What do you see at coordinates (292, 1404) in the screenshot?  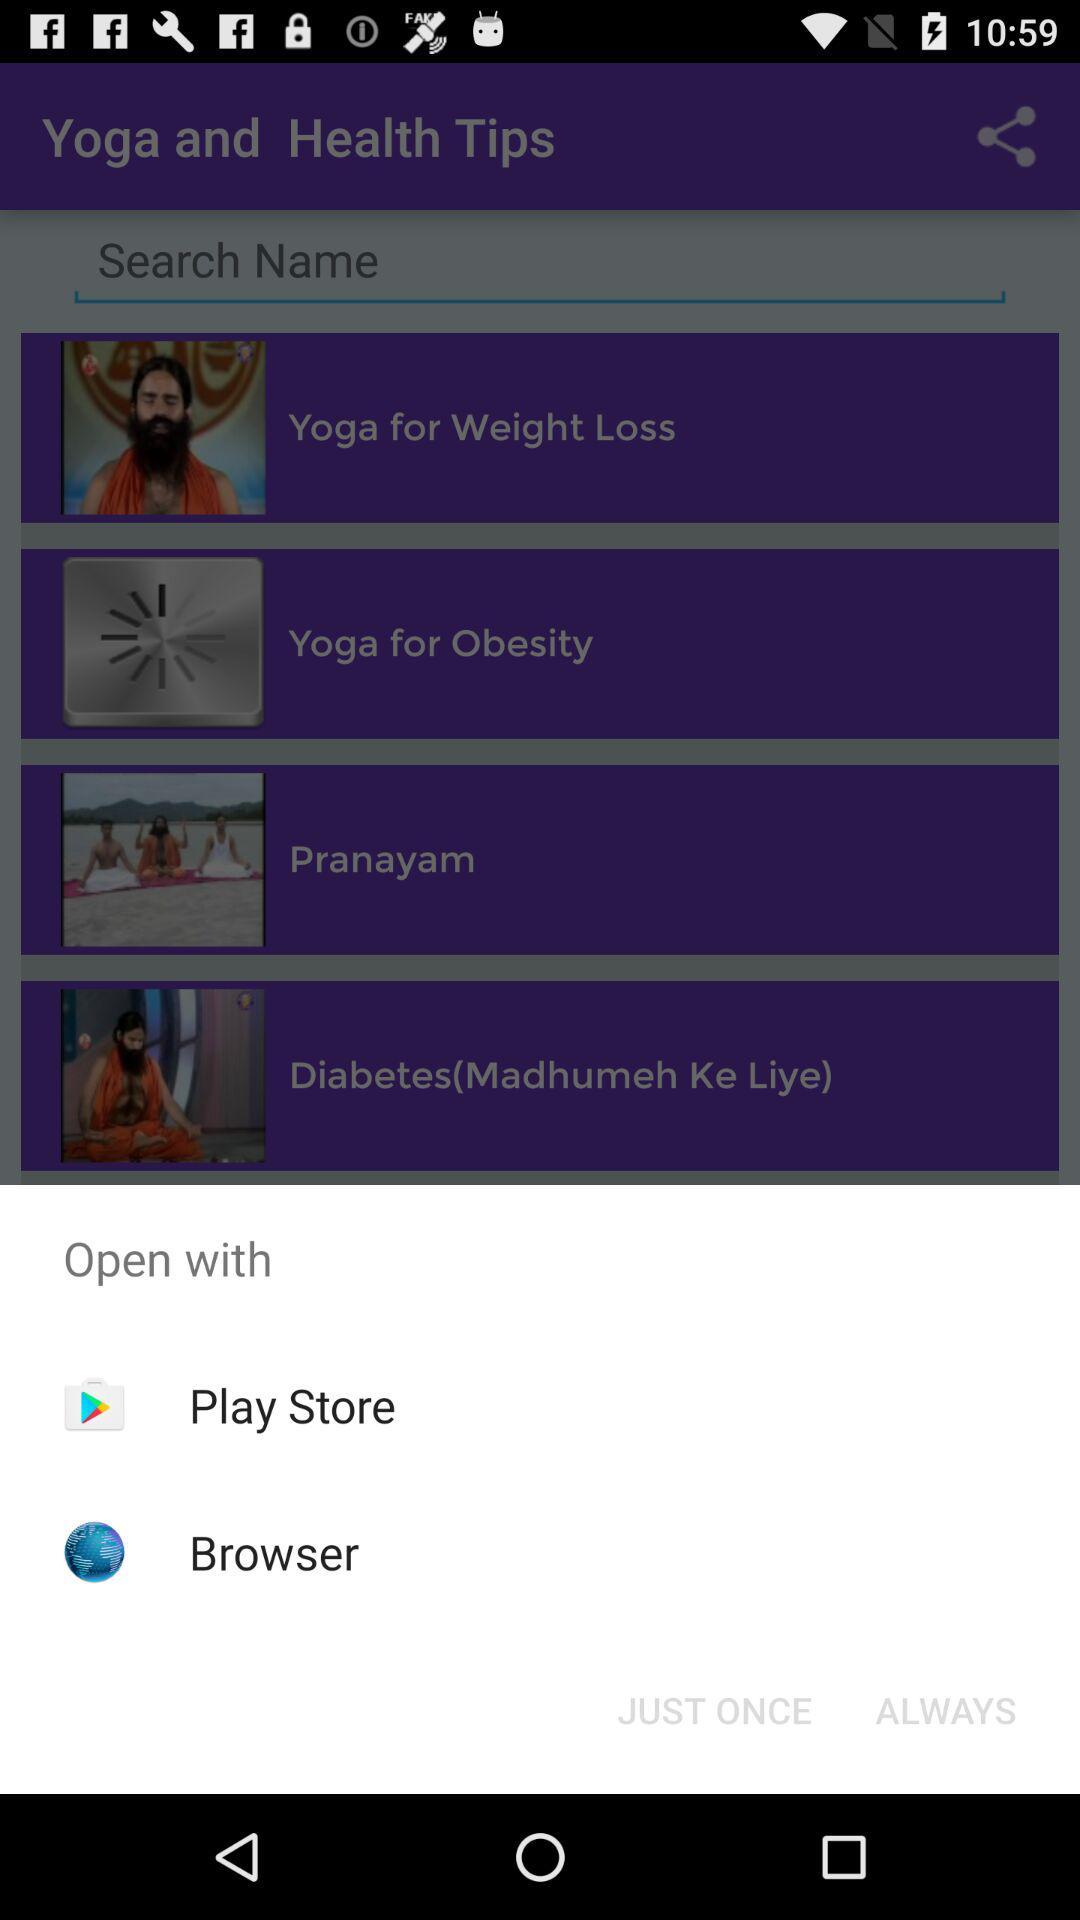 I see `play store app` at bounding box center [292, 1404].